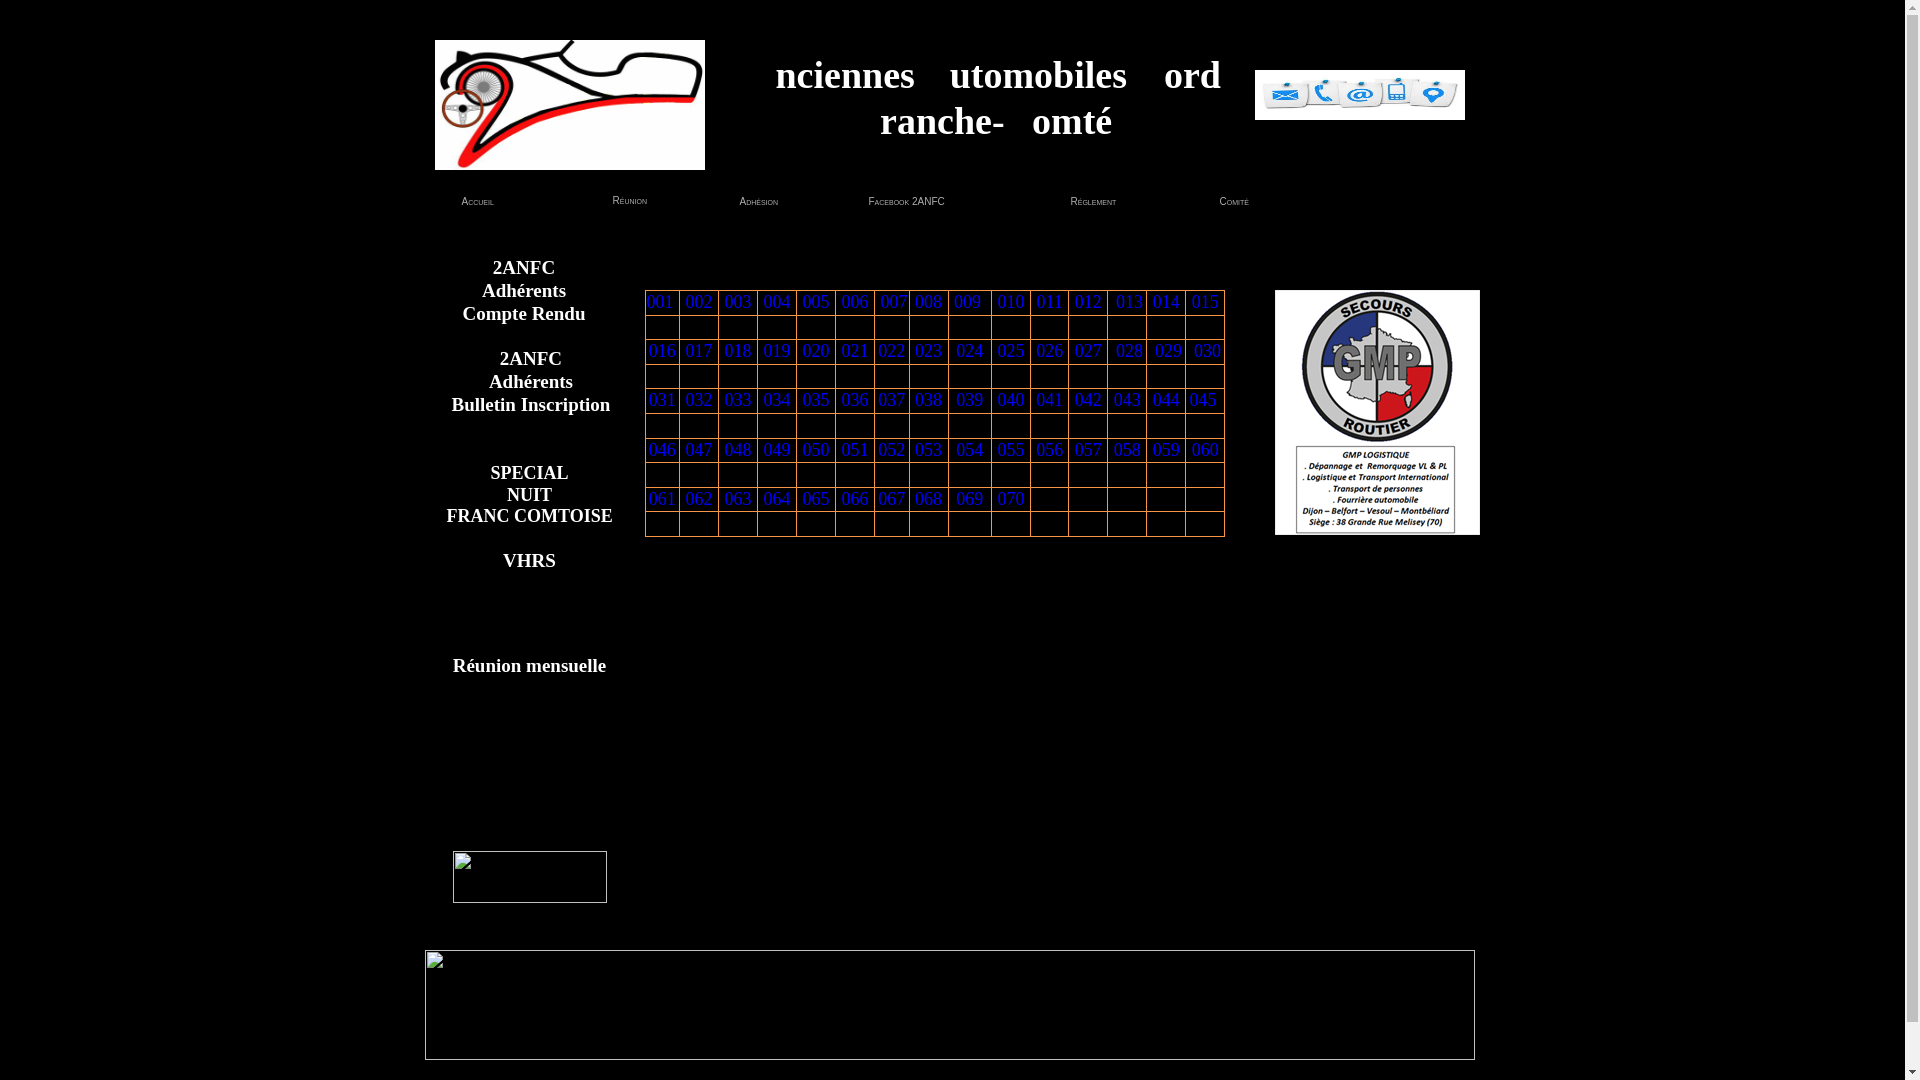 This screenshot has height=1080, width=1920. I want to click on 'Facebook 2ANFC    ', so click(868, 201).